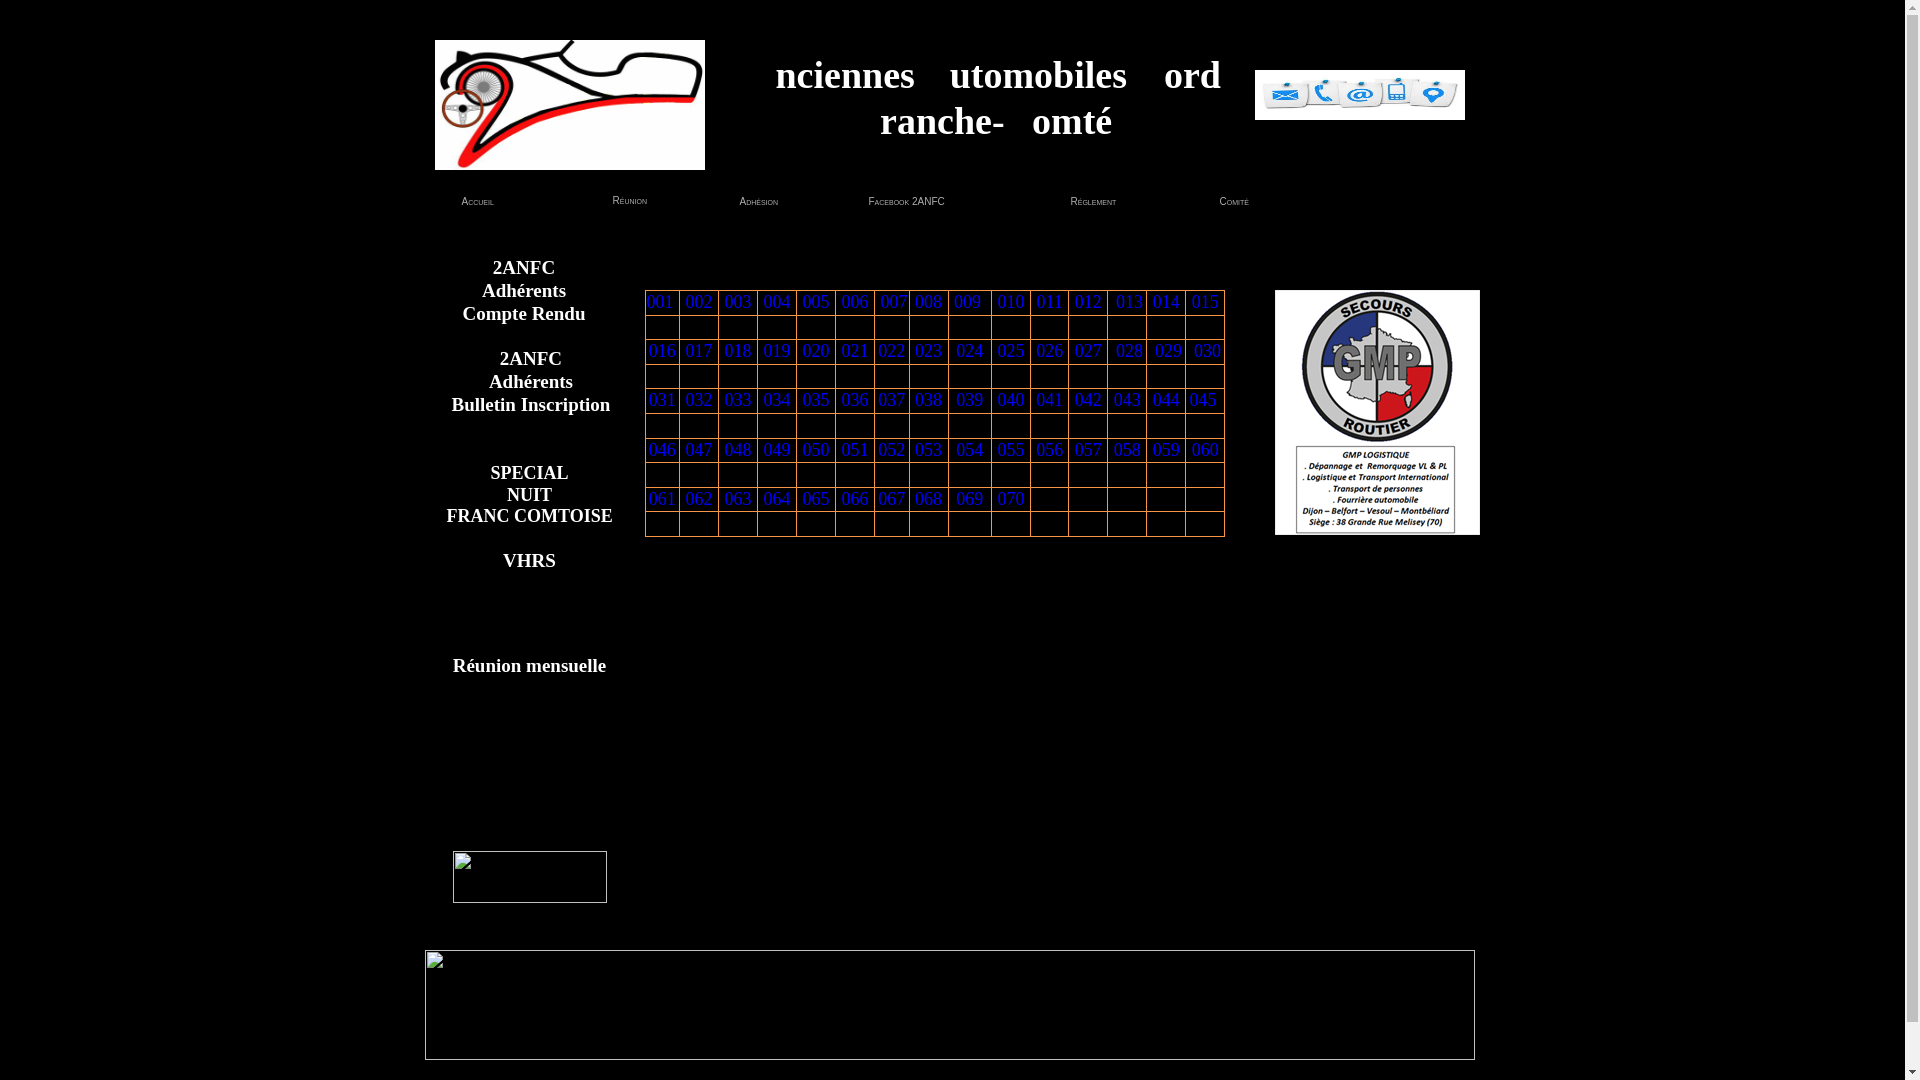 This screenshot has height=1080, width=1920. I want to click on 'Facebook 2ANFC    ', so click(868, 201).